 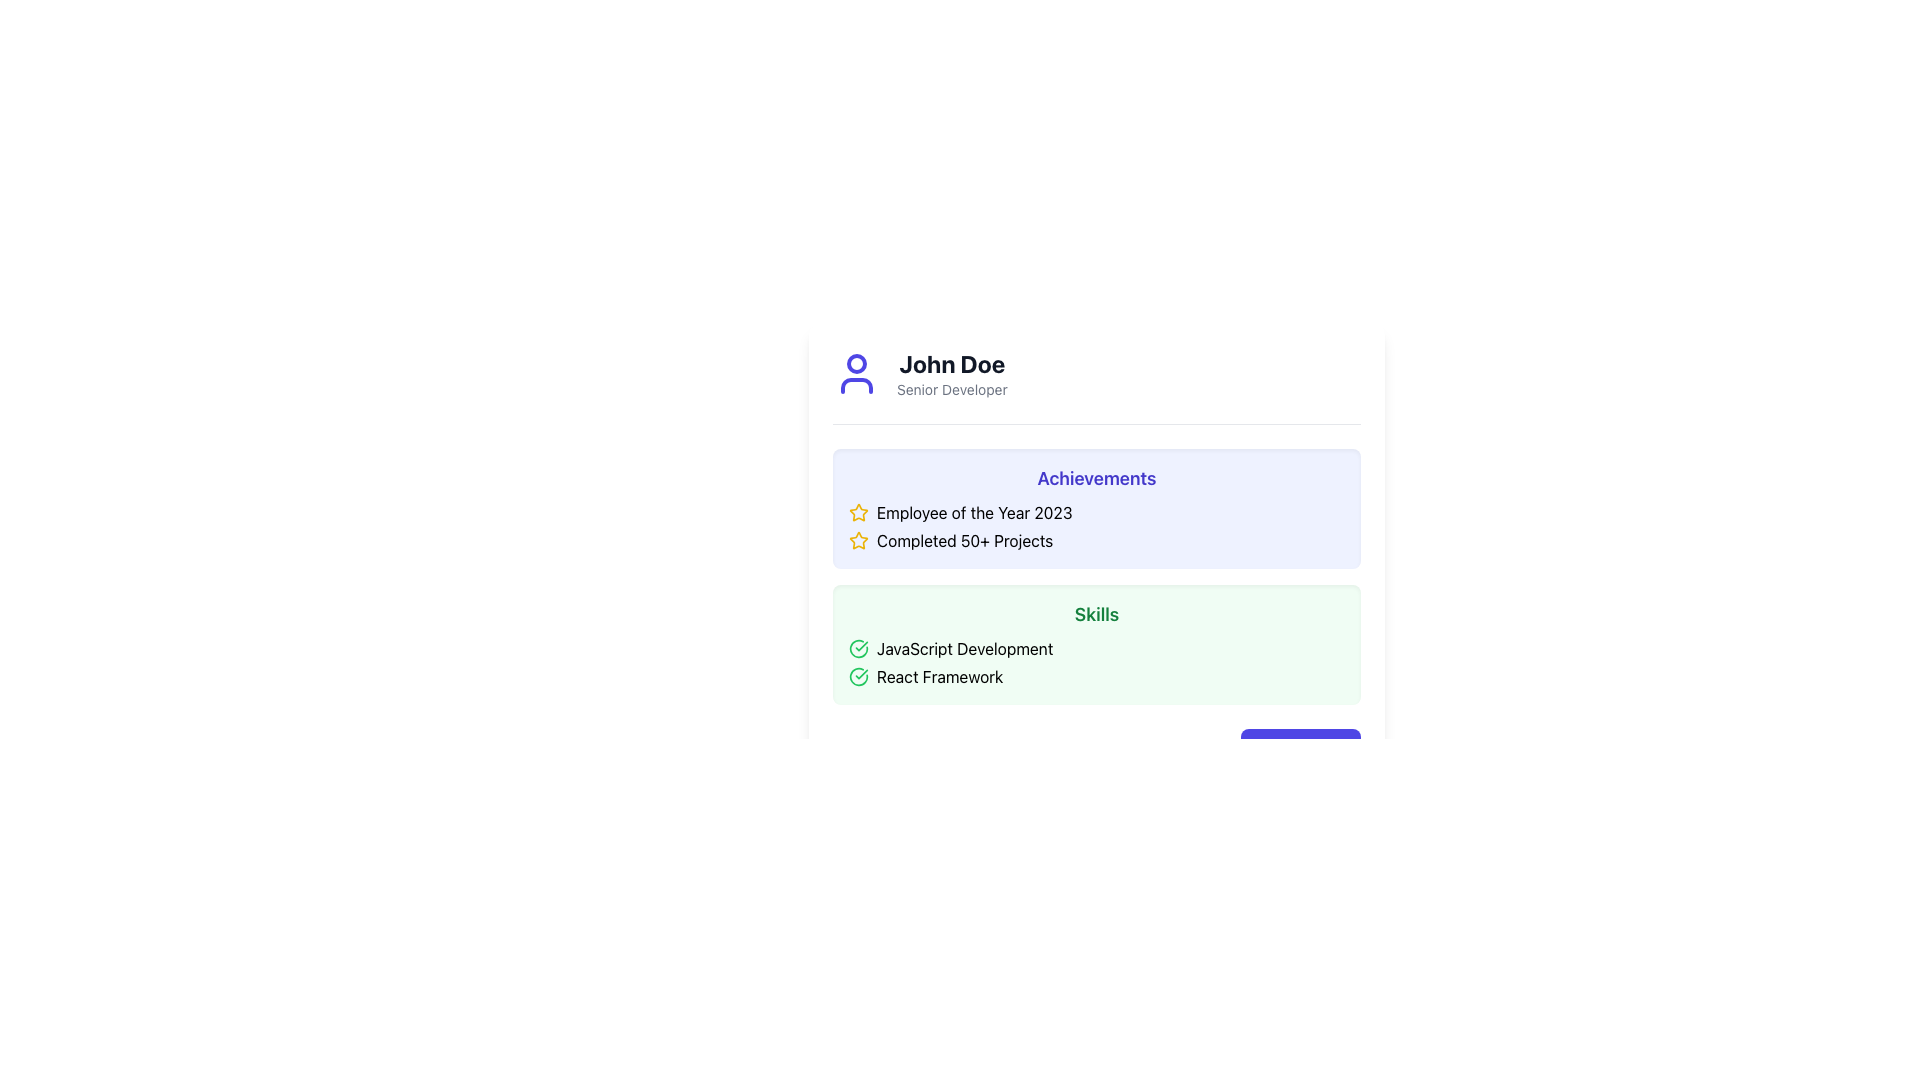 What do you see at coordinates (1266, 748) in the screenshot?
I see `the cogwheel icon representing settings, located within the blue button labeled 'Settings' near the bottom-right of the interface` at bounding box center [1266, 748].